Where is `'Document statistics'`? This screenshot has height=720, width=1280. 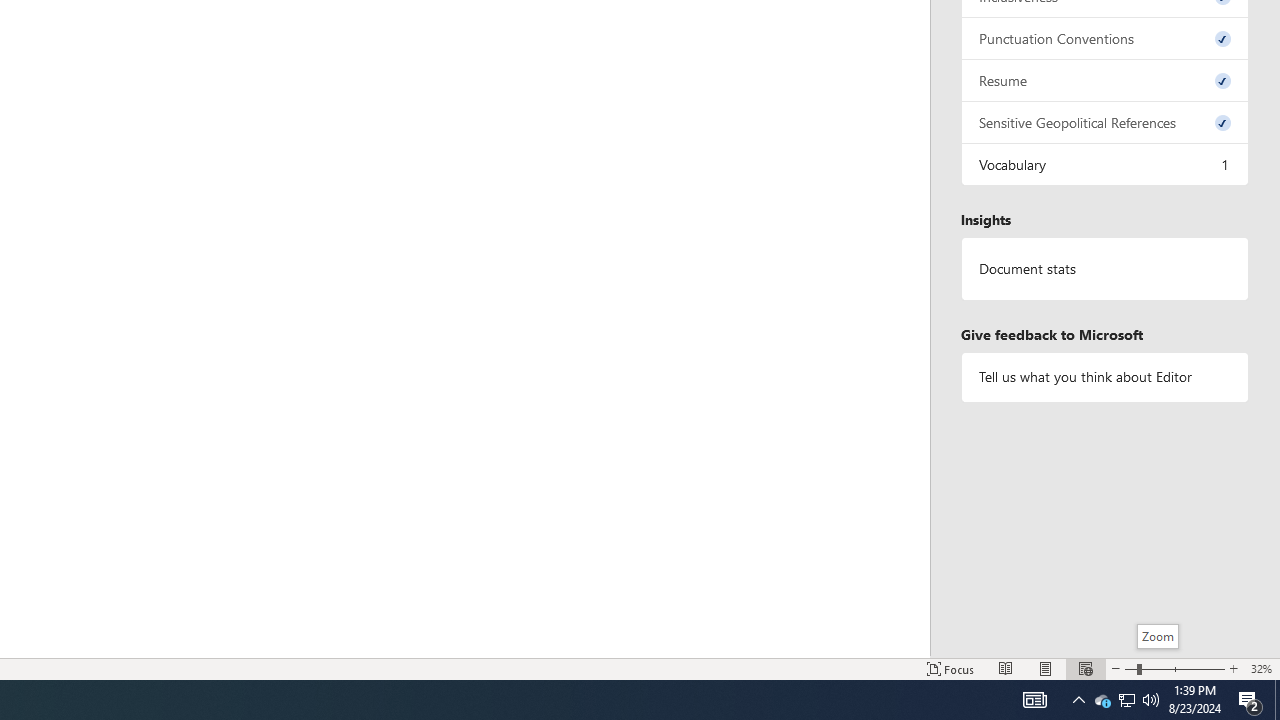
'Document statistics' is located at coordinates (1104, 268).